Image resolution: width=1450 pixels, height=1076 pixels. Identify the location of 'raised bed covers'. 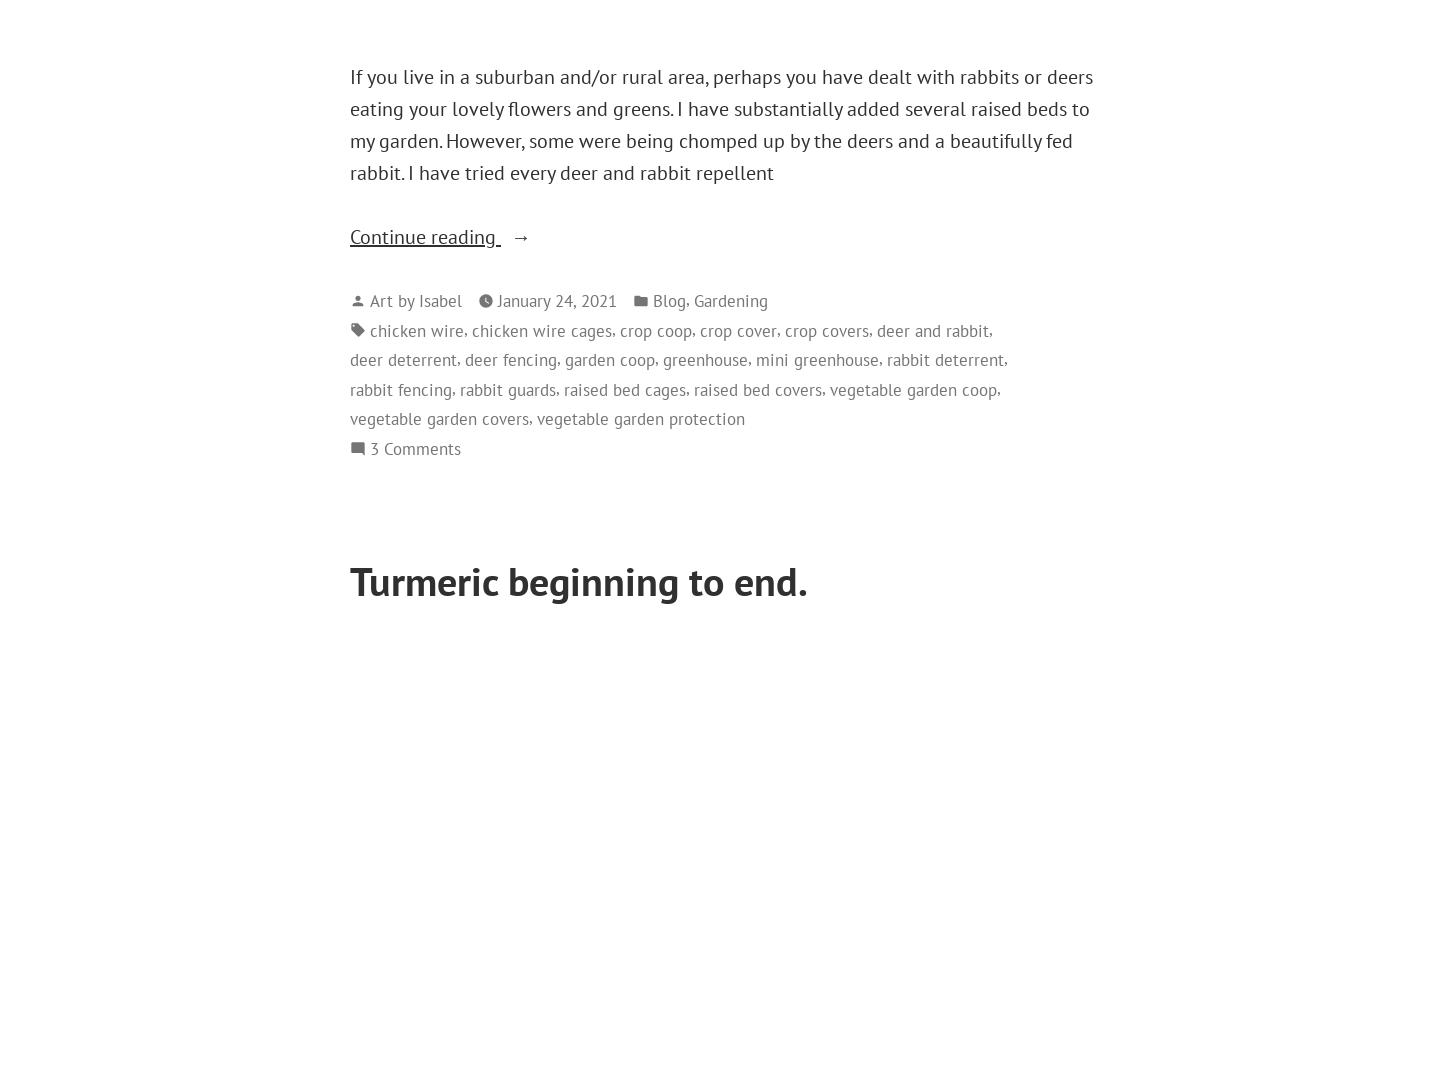
(758, 387).